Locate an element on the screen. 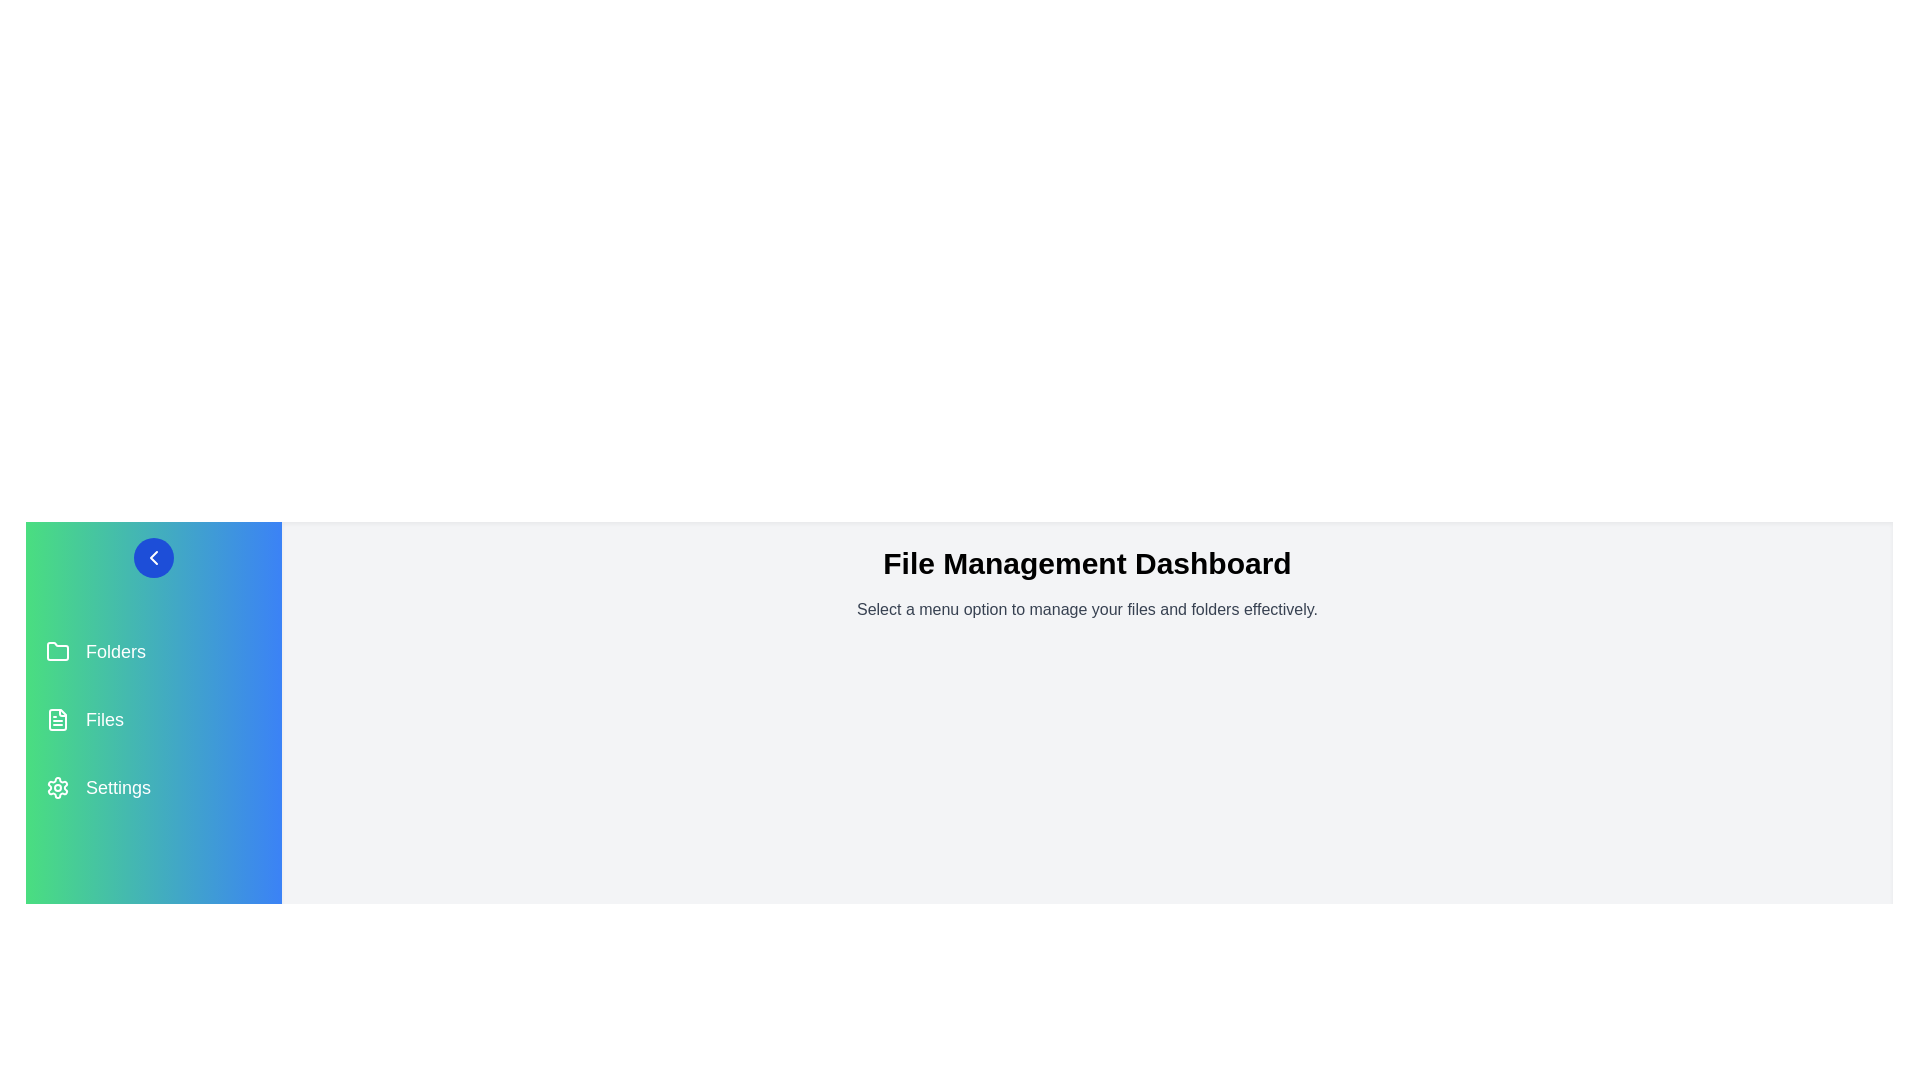 The image size is (1920, 1080). toggle button to expand or collapse the side menu is located at coordinates (152, 558).